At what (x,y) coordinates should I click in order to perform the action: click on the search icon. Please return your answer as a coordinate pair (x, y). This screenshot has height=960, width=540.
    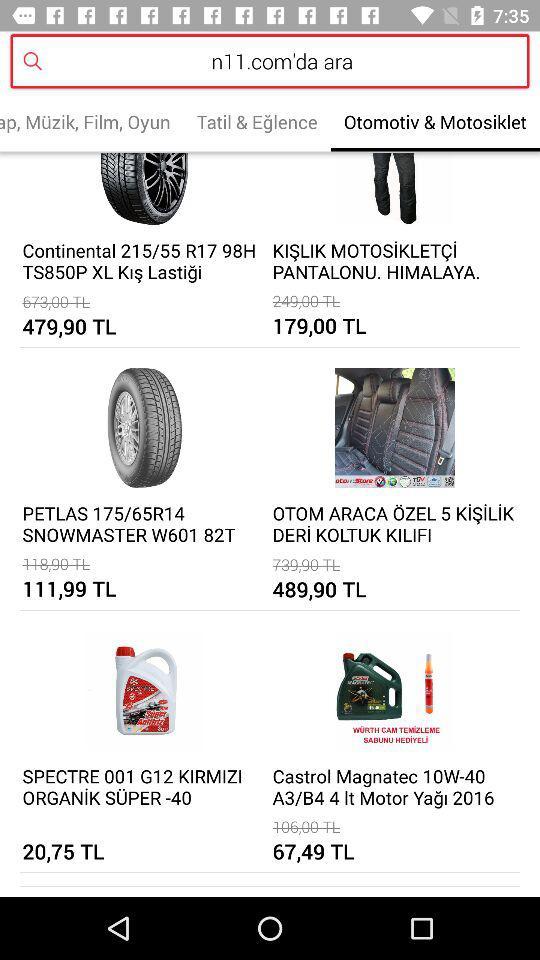
    Looking at the image, I should click on (36, 68).